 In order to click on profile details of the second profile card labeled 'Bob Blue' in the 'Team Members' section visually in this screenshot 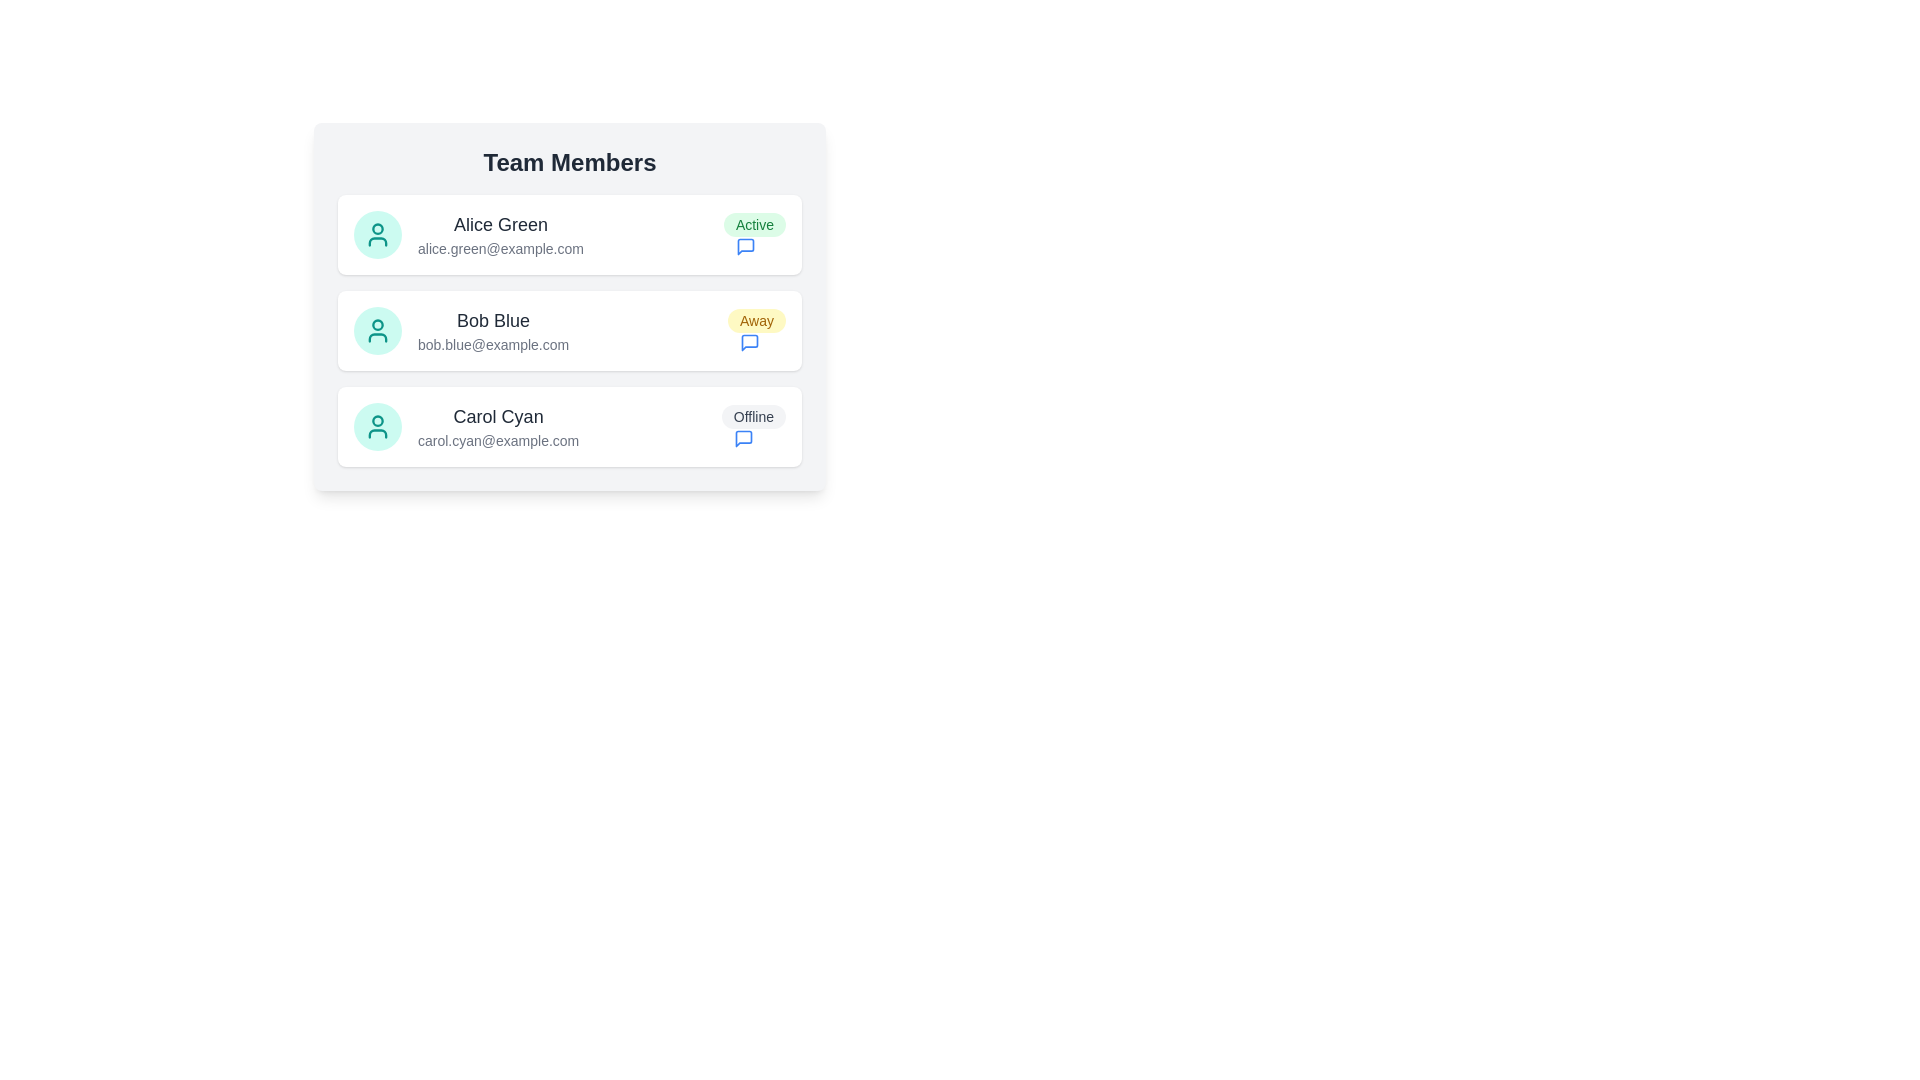, I will do `click(569, 330)`.